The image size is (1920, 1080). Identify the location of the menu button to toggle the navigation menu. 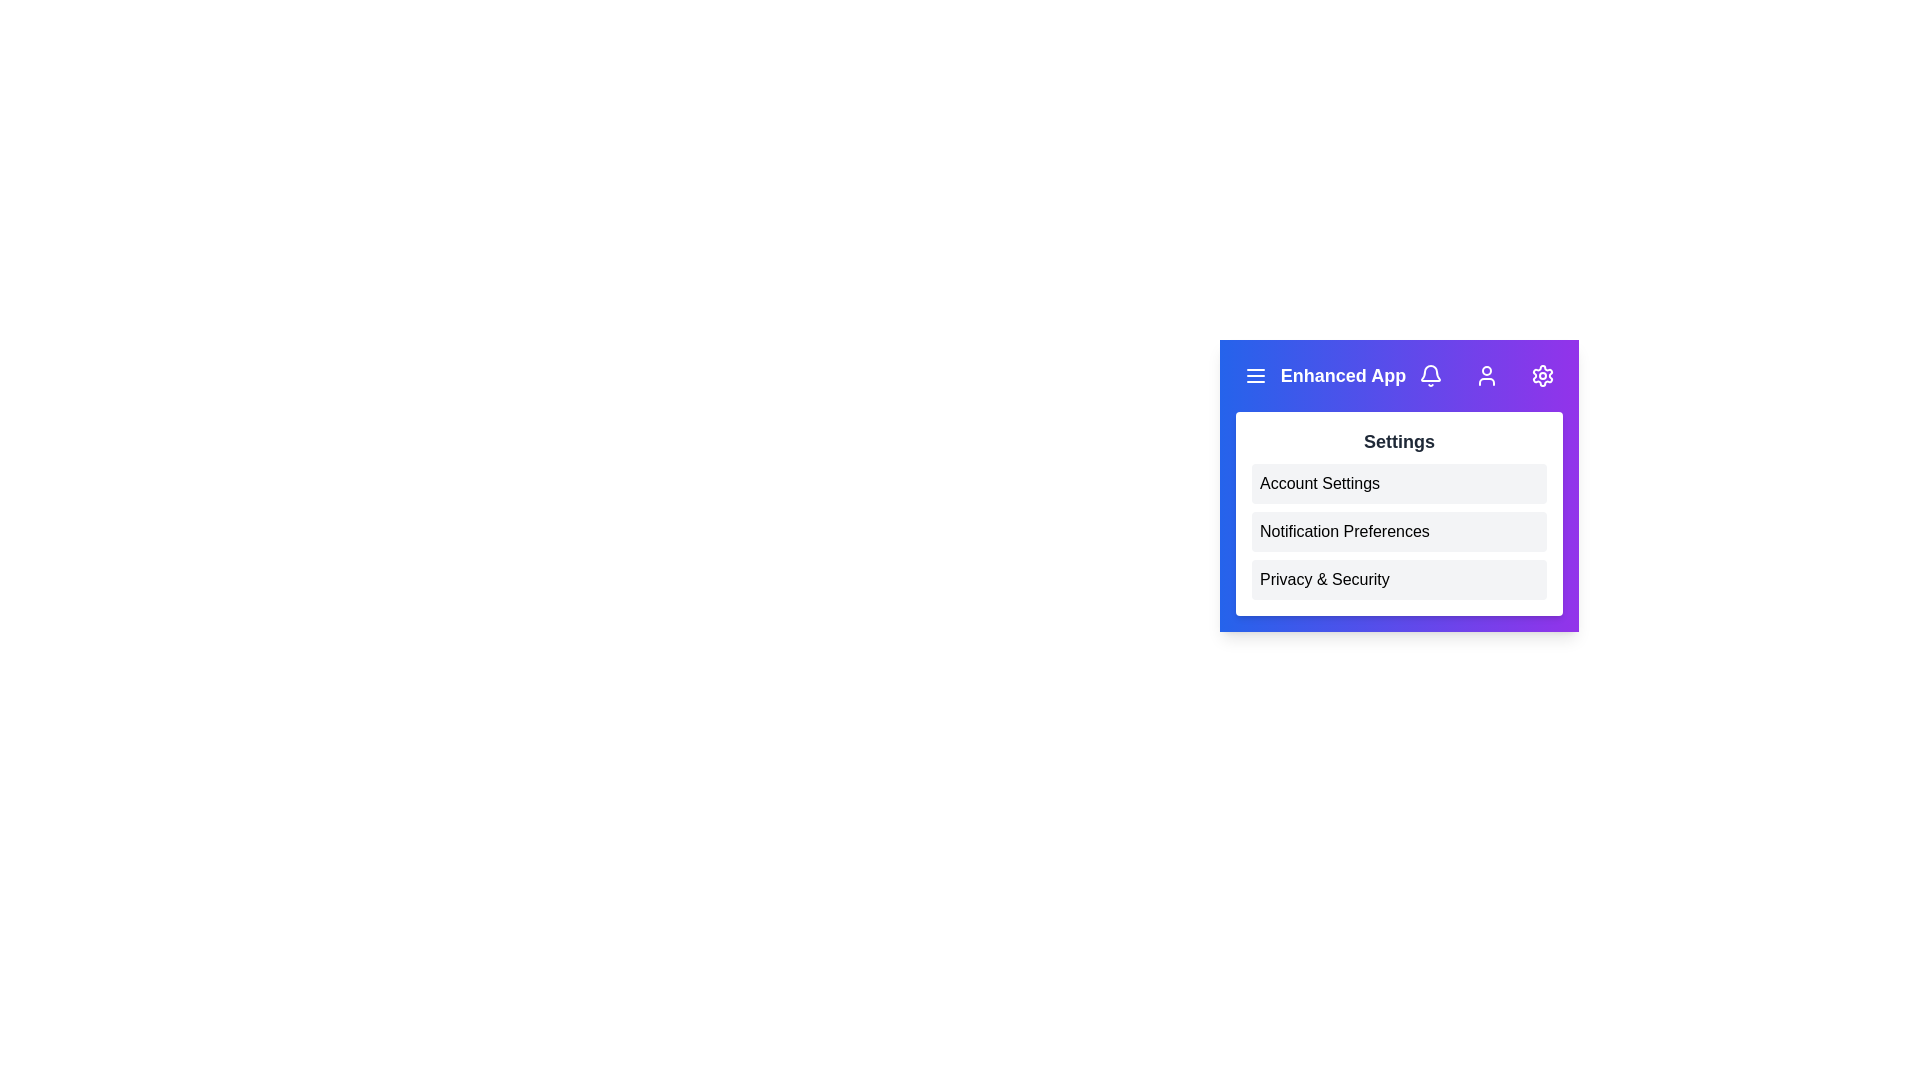
(1255, 375).